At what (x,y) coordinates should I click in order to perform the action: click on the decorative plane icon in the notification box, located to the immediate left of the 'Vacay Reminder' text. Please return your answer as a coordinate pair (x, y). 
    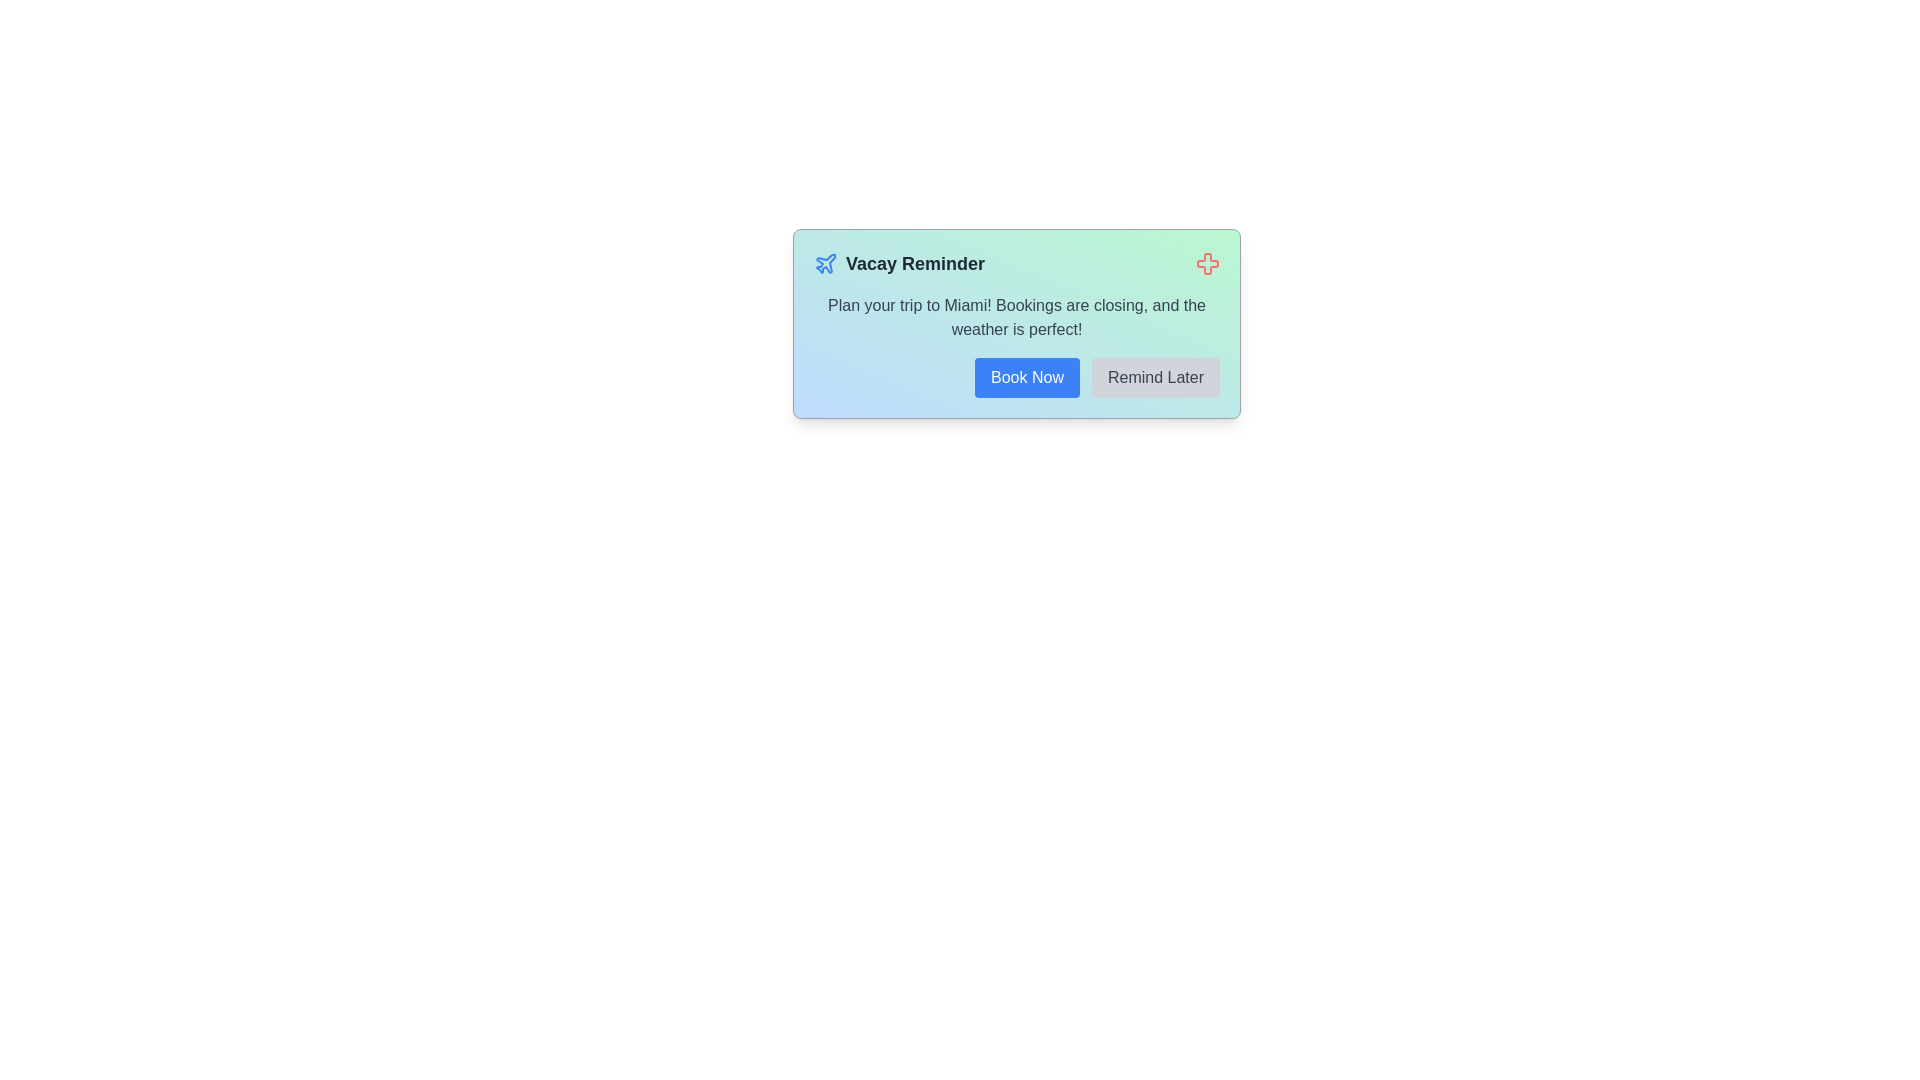
    Looking at the image, I should click on (825, 262).